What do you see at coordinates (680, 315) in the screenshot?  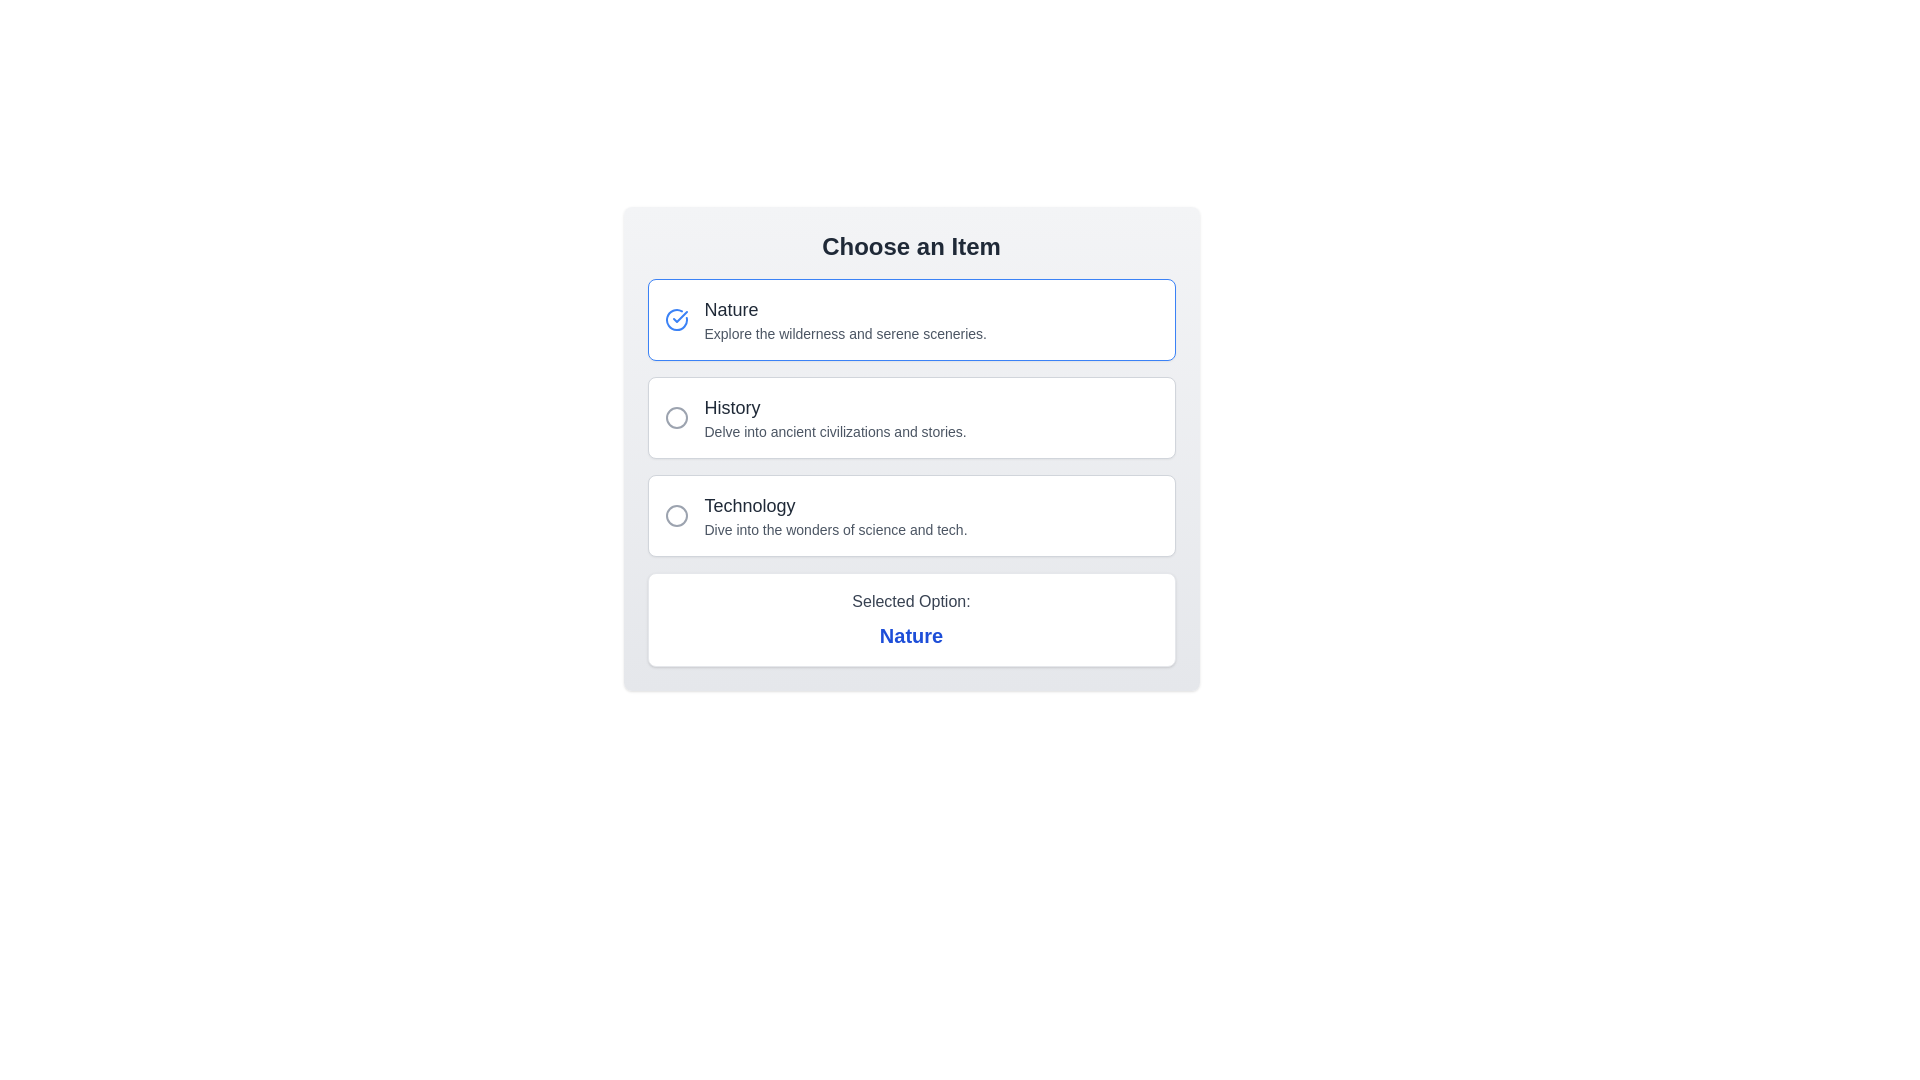 I see `the checkmark icon that indicates the 'Nature' option is currently selected, located to the left of the 'Nature' option text` at bounding box center [680, 315].